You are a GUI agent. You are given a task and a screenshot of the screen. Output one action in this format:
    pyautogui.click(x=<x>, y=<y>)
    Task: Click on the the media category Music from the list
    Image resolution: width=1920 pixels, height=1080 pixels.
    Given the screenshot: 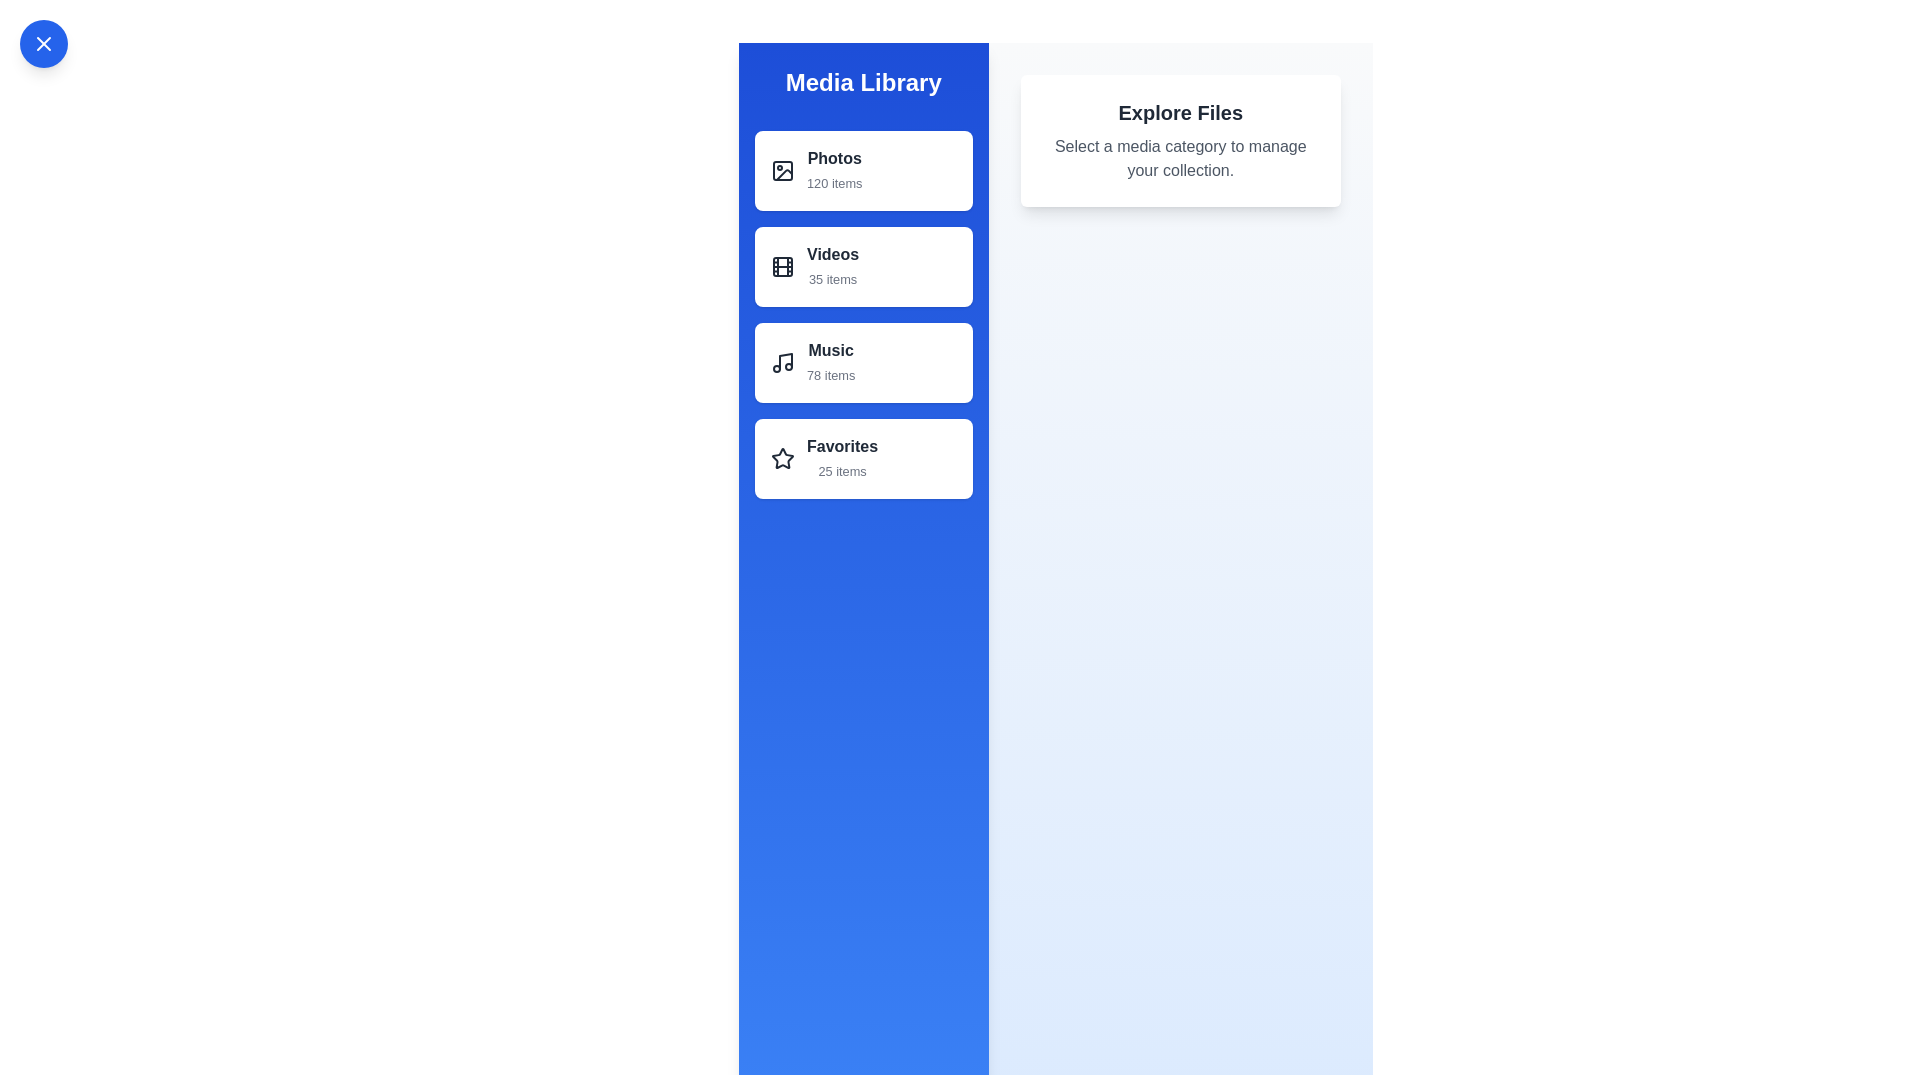 What is the action you would take?
    pyautogui.click(x=863, y=362)
    